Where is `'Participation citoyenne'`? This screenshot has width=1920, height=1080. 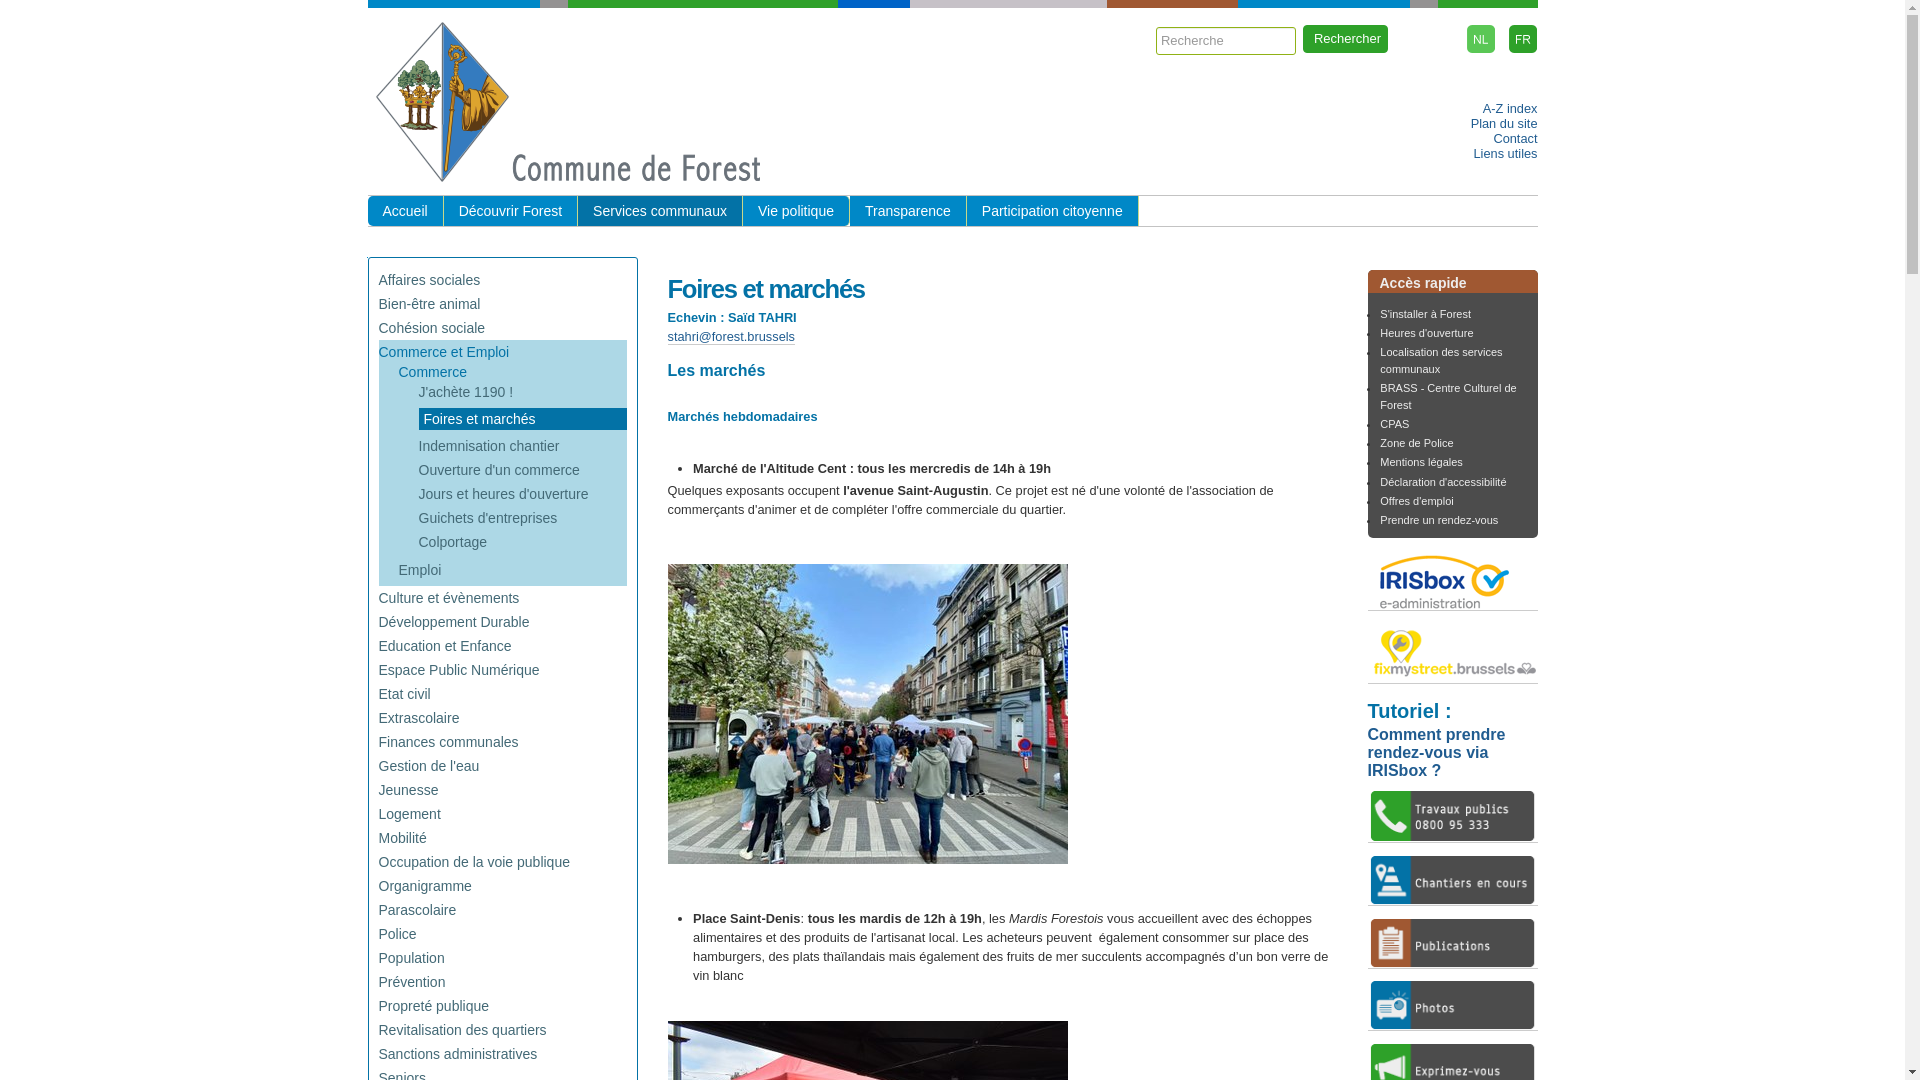 'Participation citoyenne' is located at coordinates (1051, 211).